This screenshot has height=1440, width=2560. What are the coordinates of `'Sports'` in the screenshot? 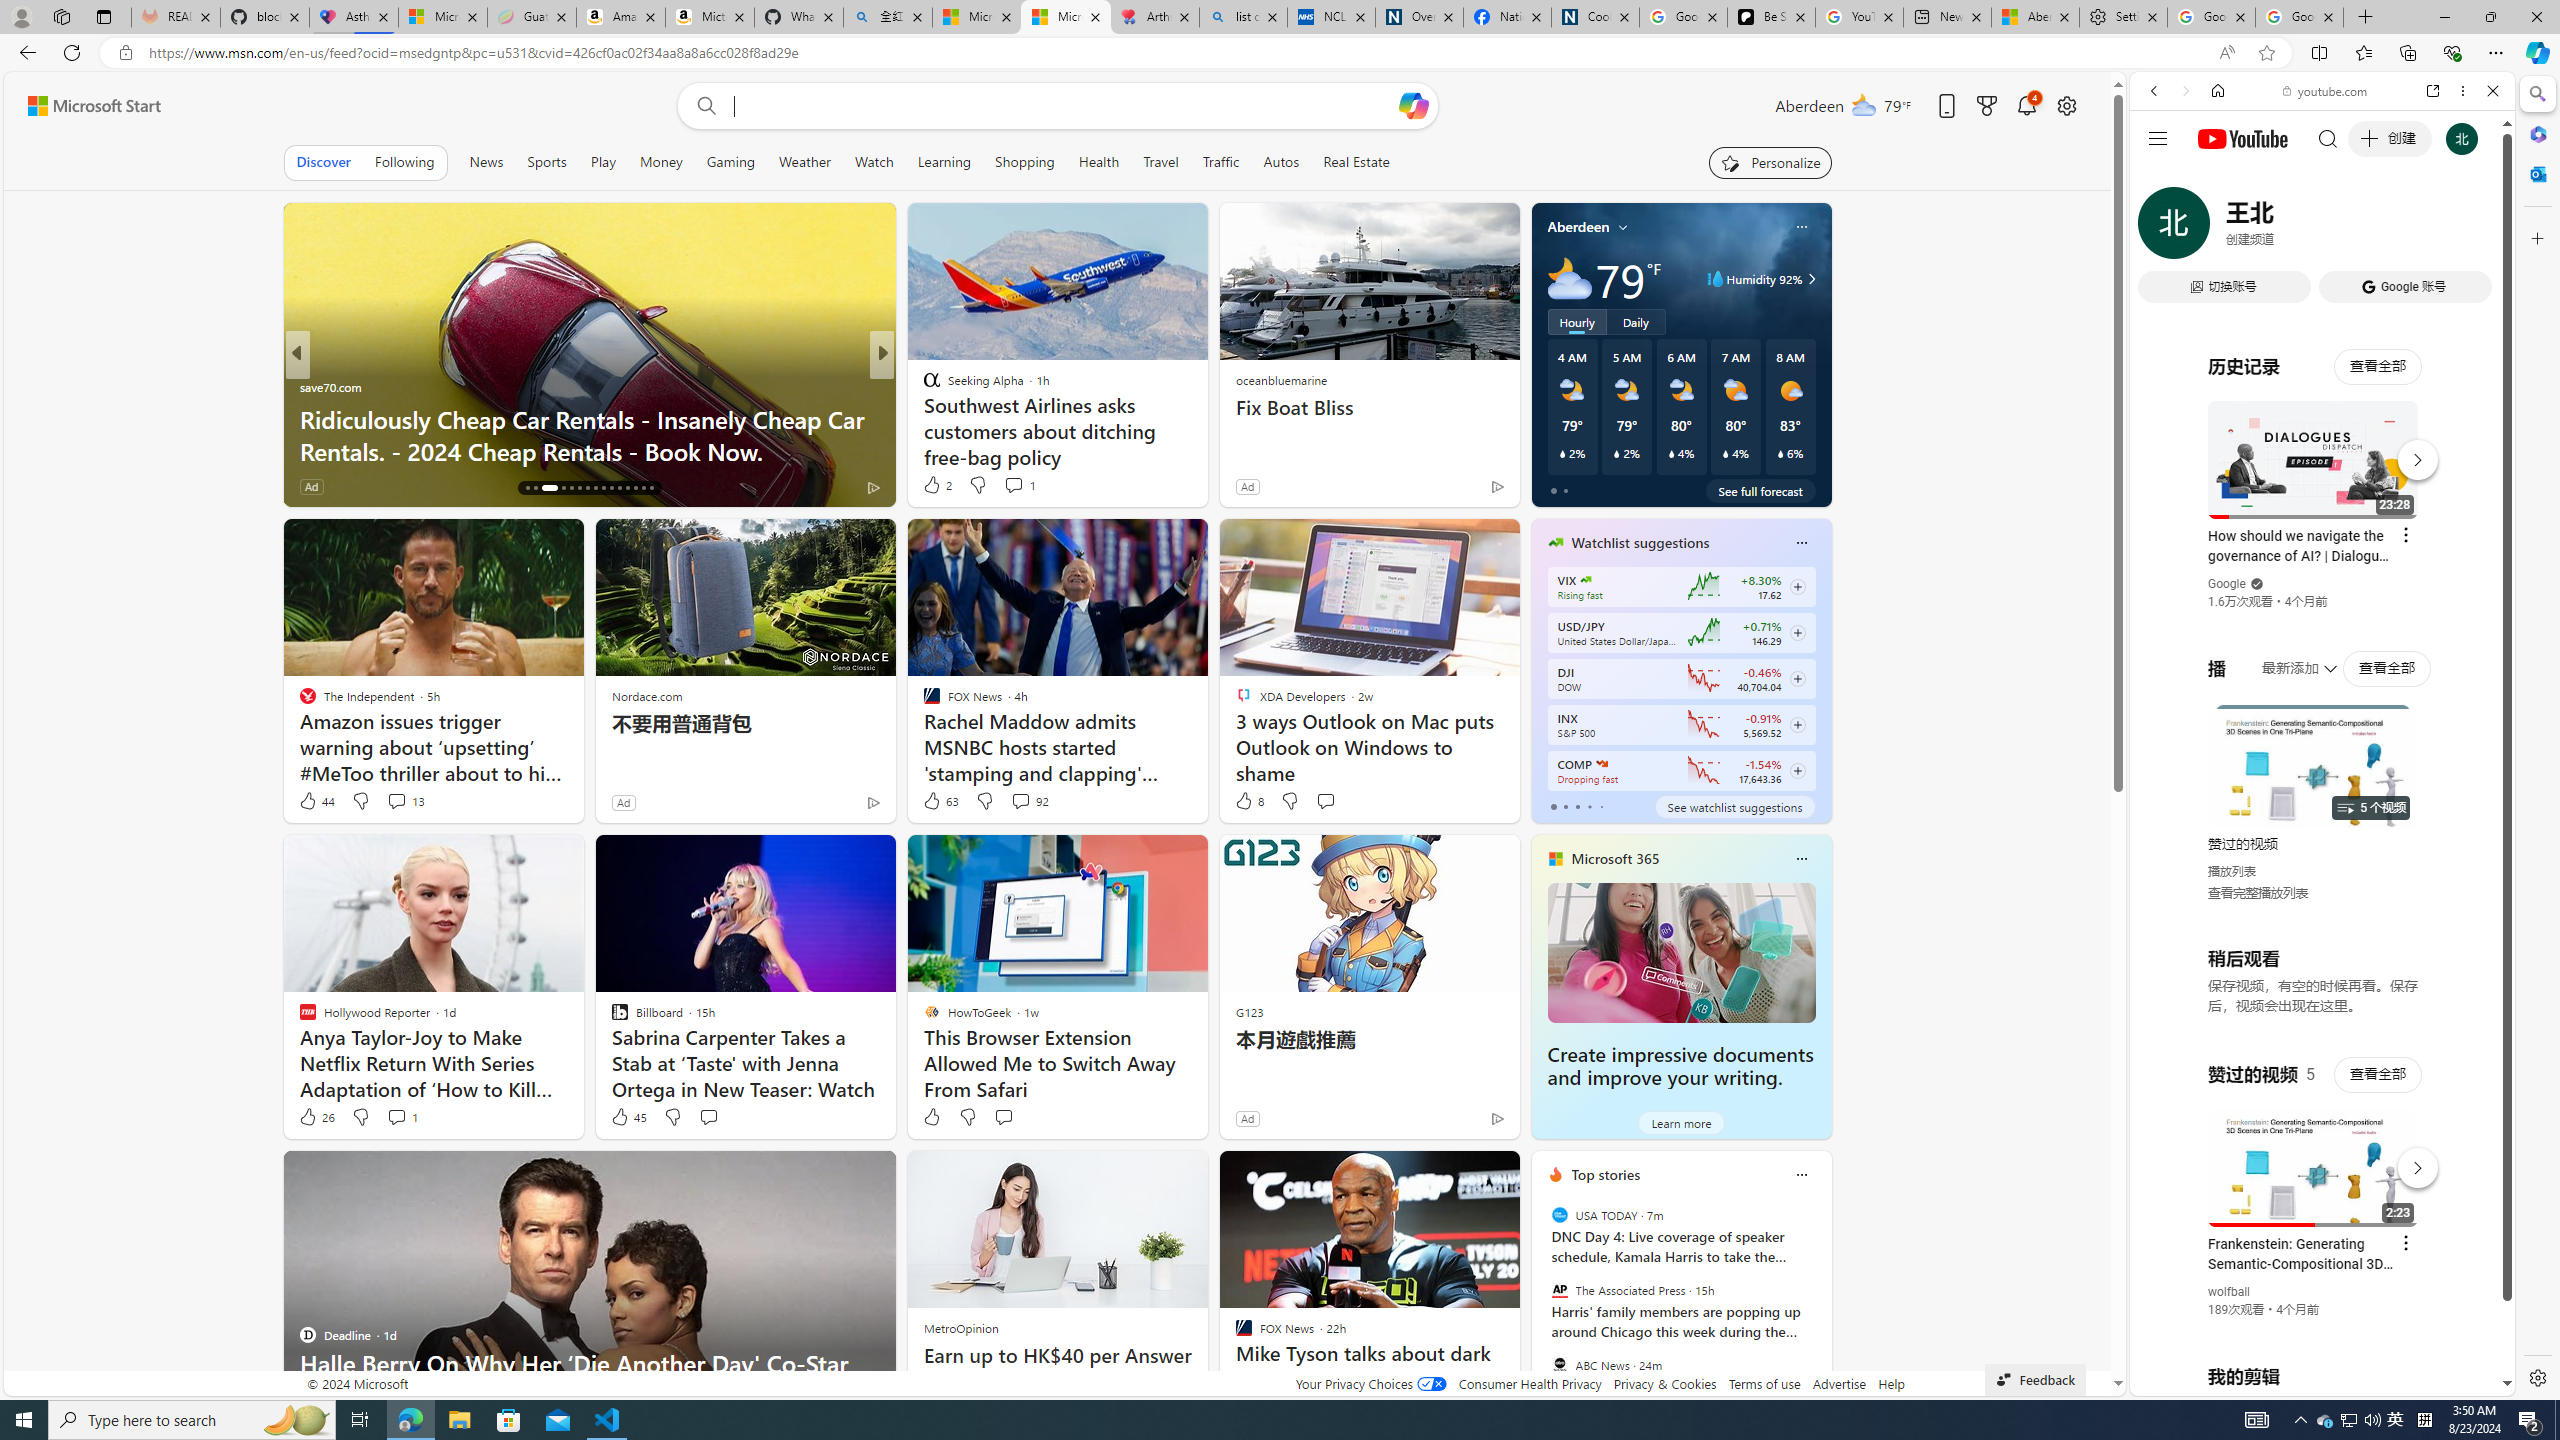 It's located at (546, 161).